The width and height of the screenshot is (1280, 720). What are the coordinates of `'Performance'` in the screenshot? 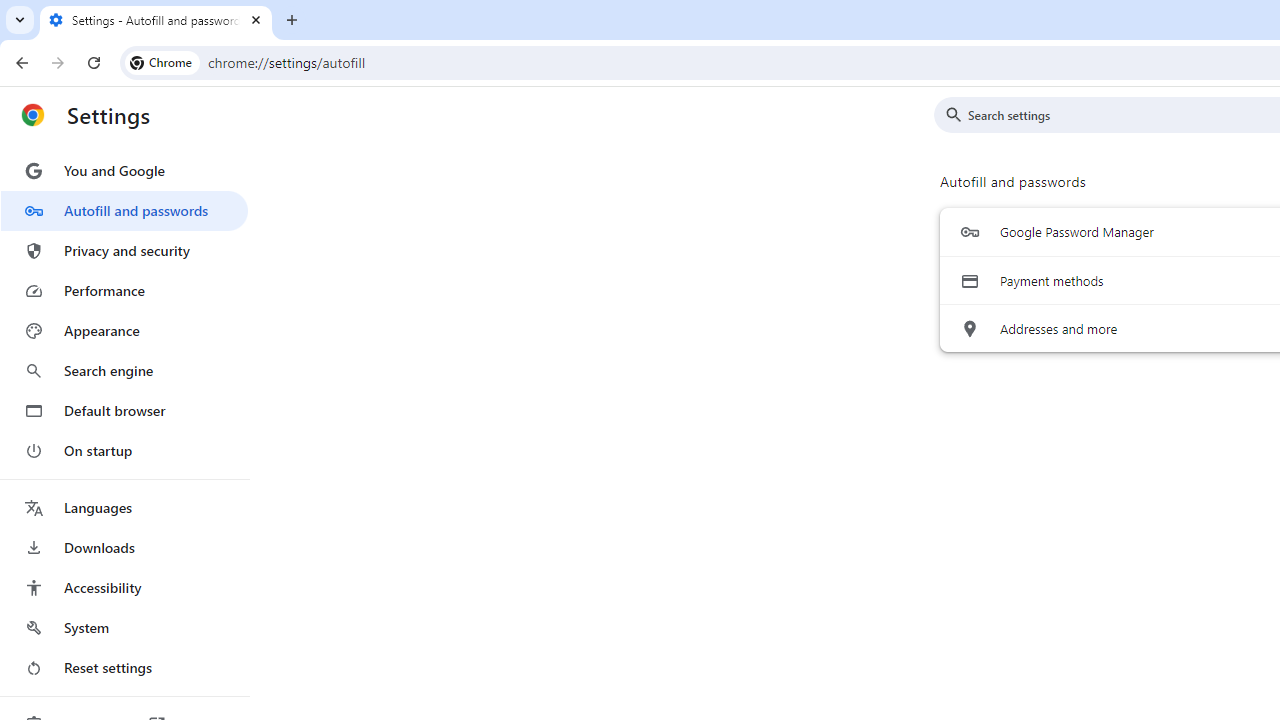 It's located at (123, 290).